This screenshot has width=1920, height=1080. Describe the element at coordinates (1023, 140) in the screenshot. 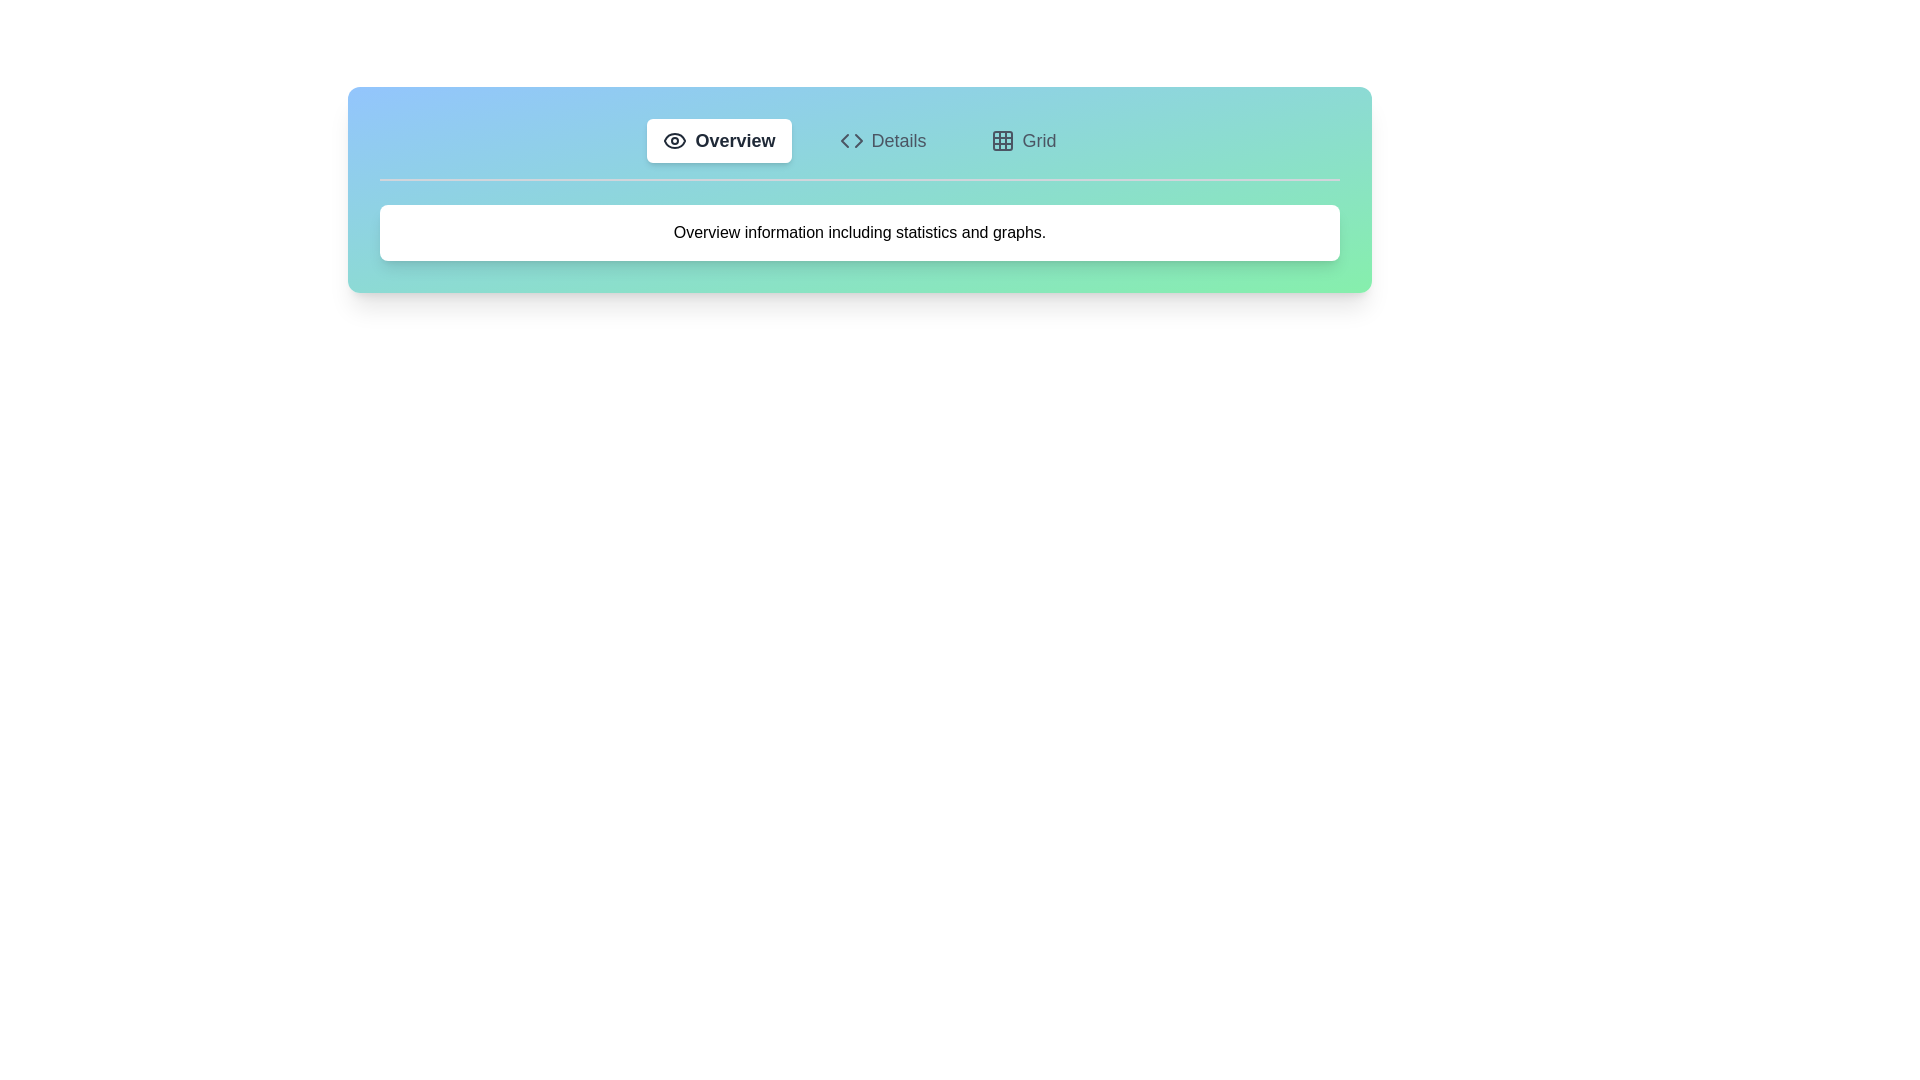

I see `the tab associated with Grid` at that location.